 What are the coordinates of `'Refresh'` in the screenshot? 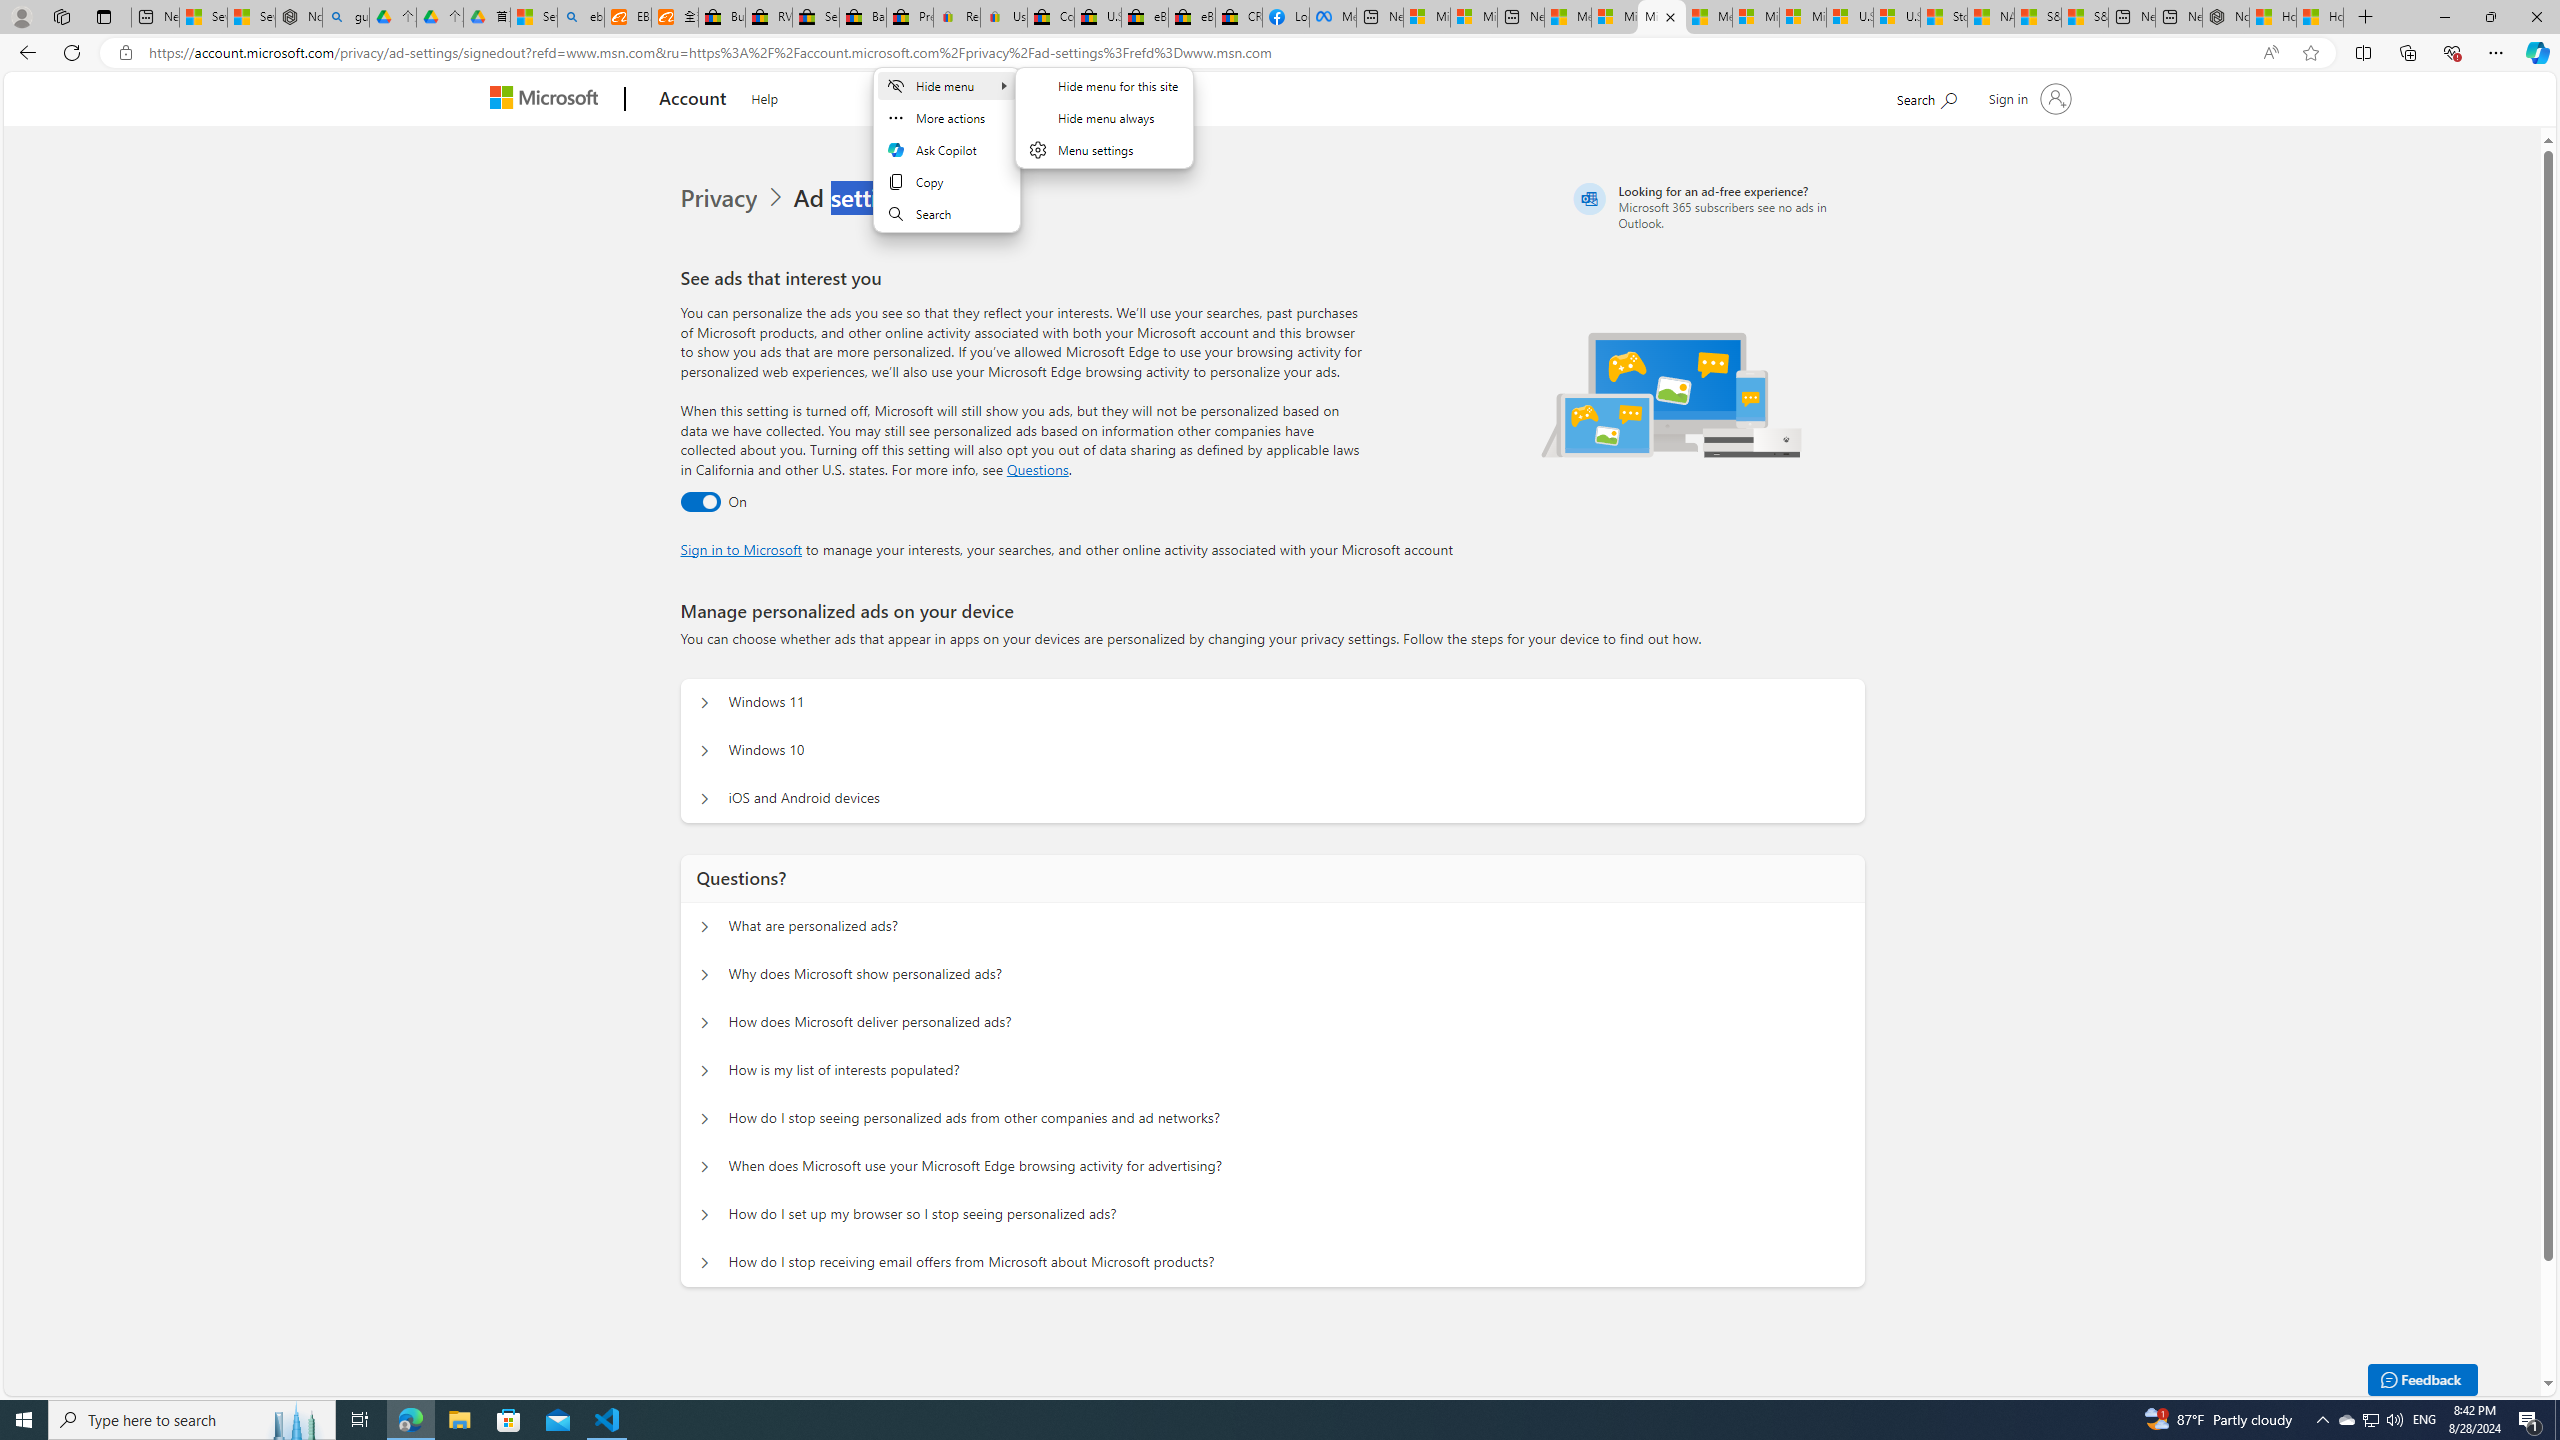 It's located at (70, 51).